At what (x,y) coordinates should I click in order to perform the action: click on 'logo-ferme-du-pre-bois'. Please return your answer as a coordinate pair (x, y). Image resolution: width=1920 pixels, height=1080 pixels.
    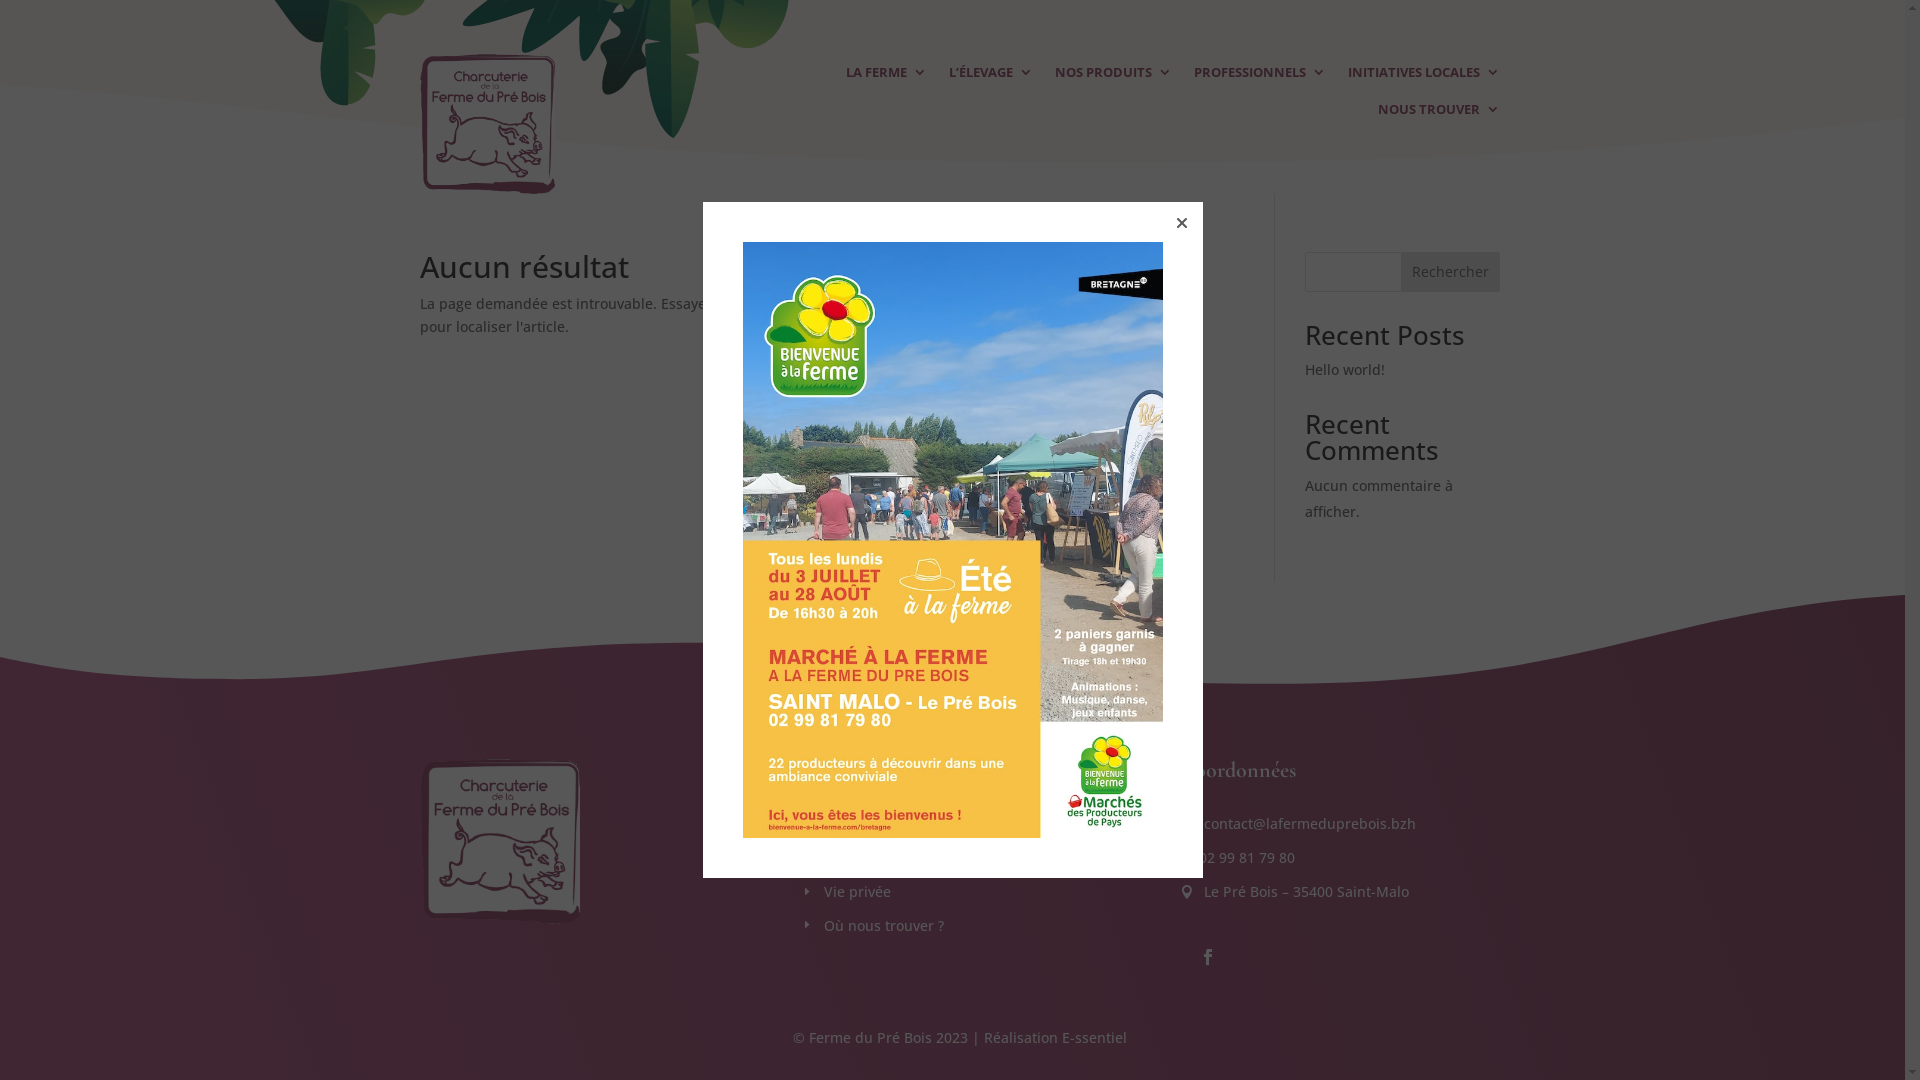
    Looking at the image, I should click on (499, 841).